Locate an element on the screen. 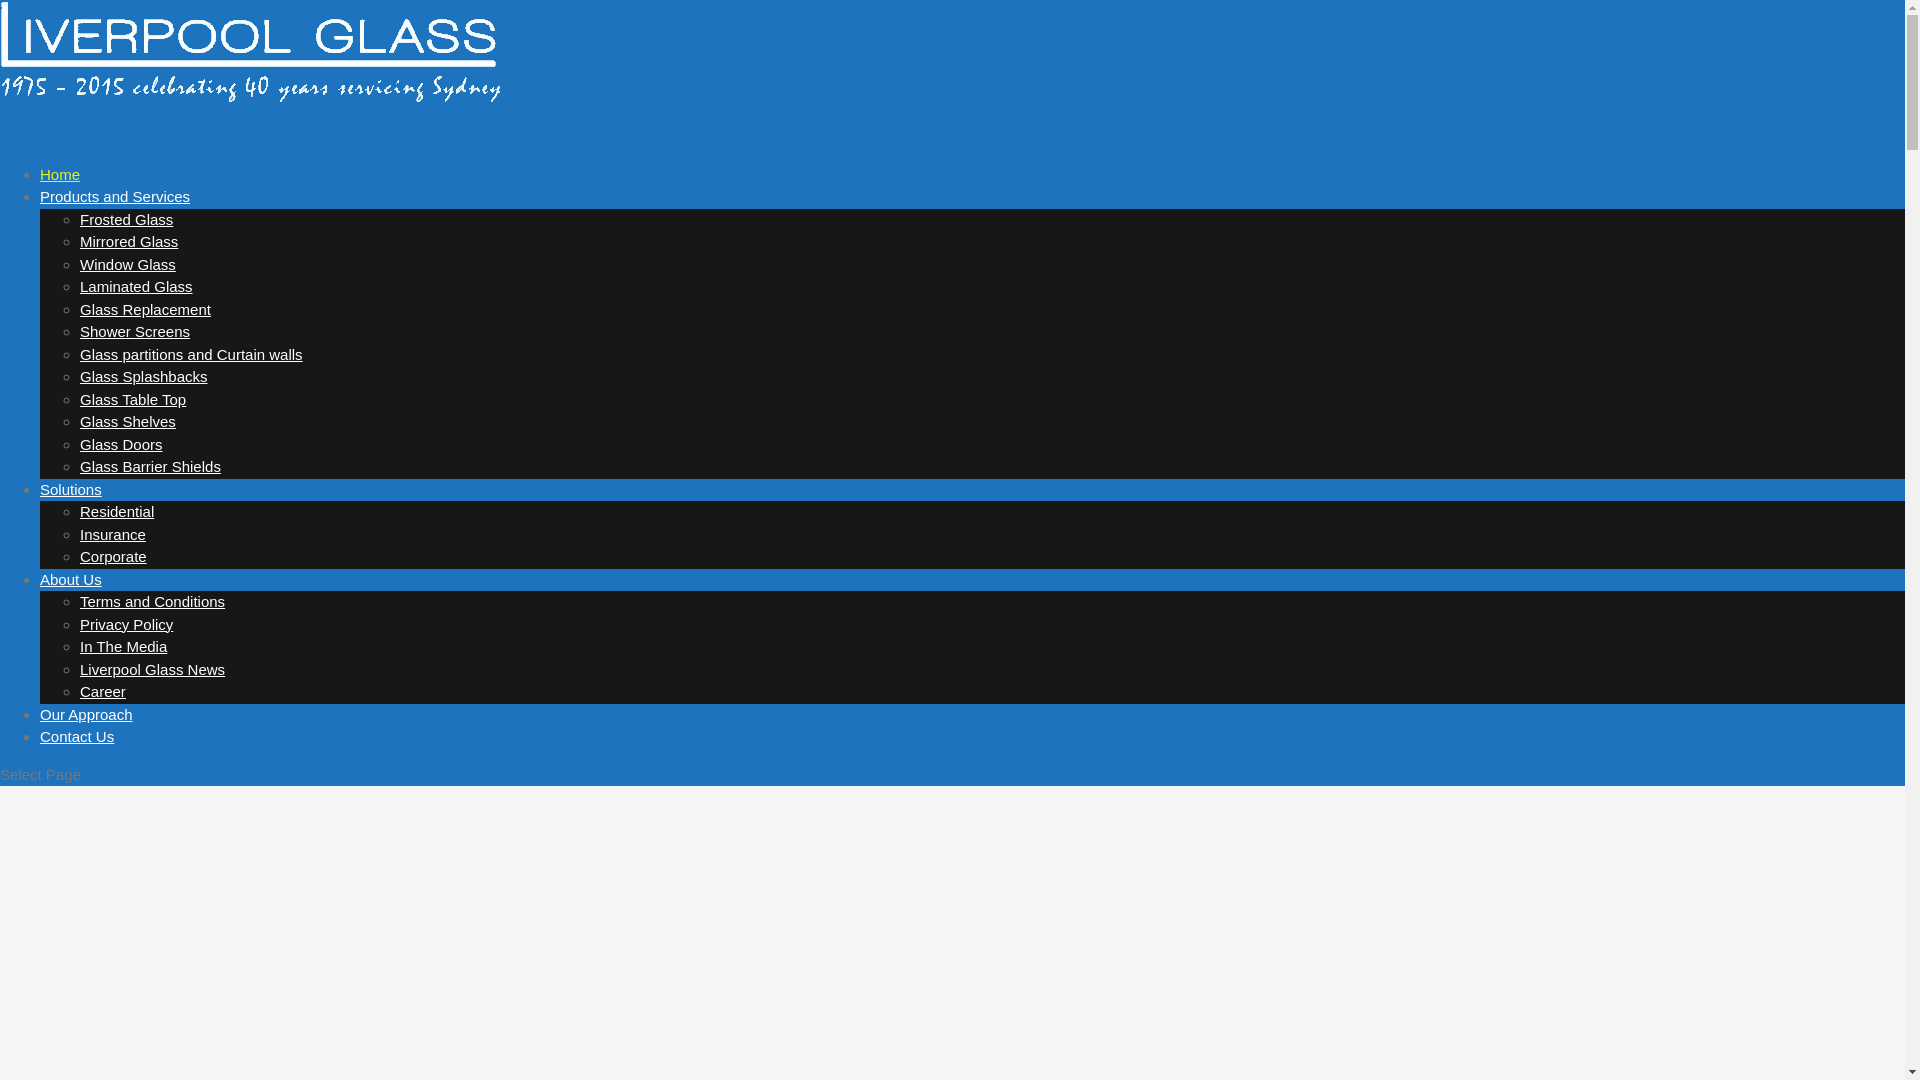 The width and height of the screenshot is (1920, 1080). 'Mirrored Glass' is located at coordinates (128, 240).